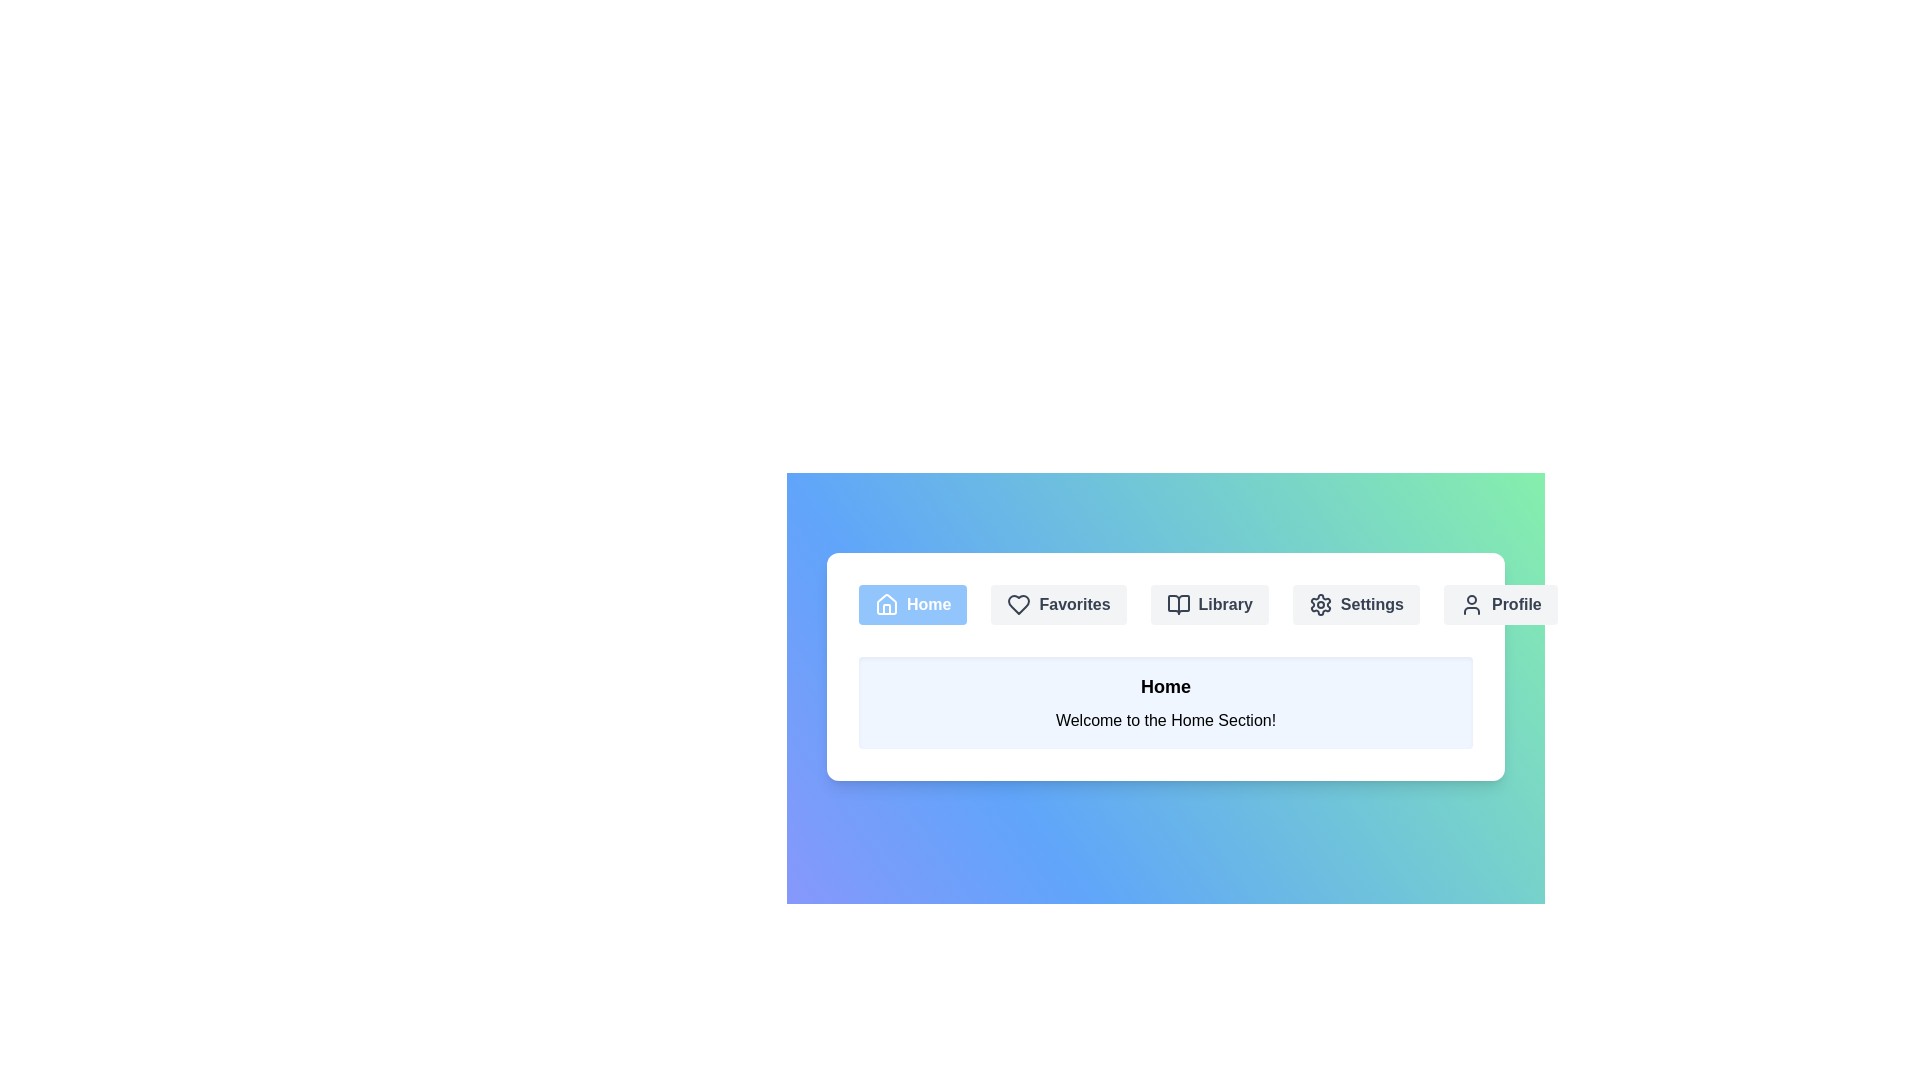 This screenshot has width=1920, height=1080. Describe the element at coordinates (1019, 604) in the screenshot. I see `the 'Favorites' icon, which is visually marked and located to the left of the 'Favorites' text in the navigation bar` at that location.